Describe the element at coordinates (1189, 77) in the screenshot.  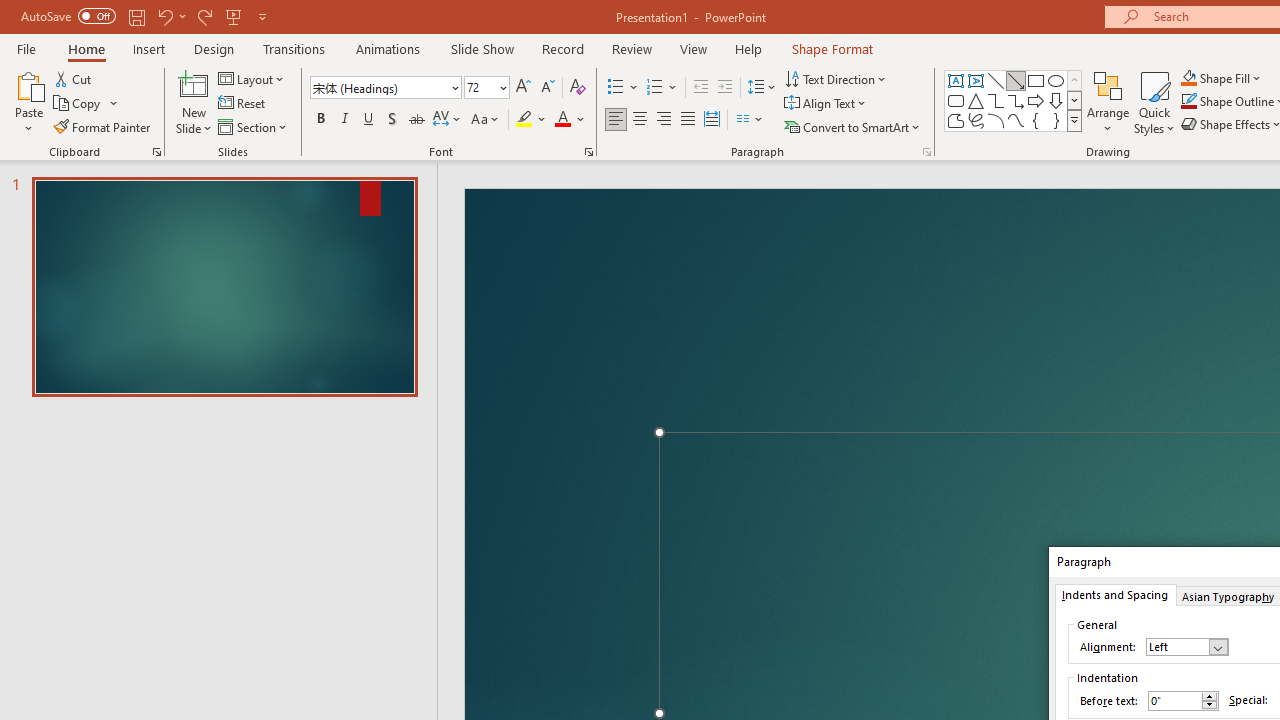
I see `'Shape Fill Orange, Accent 2'` at that location.